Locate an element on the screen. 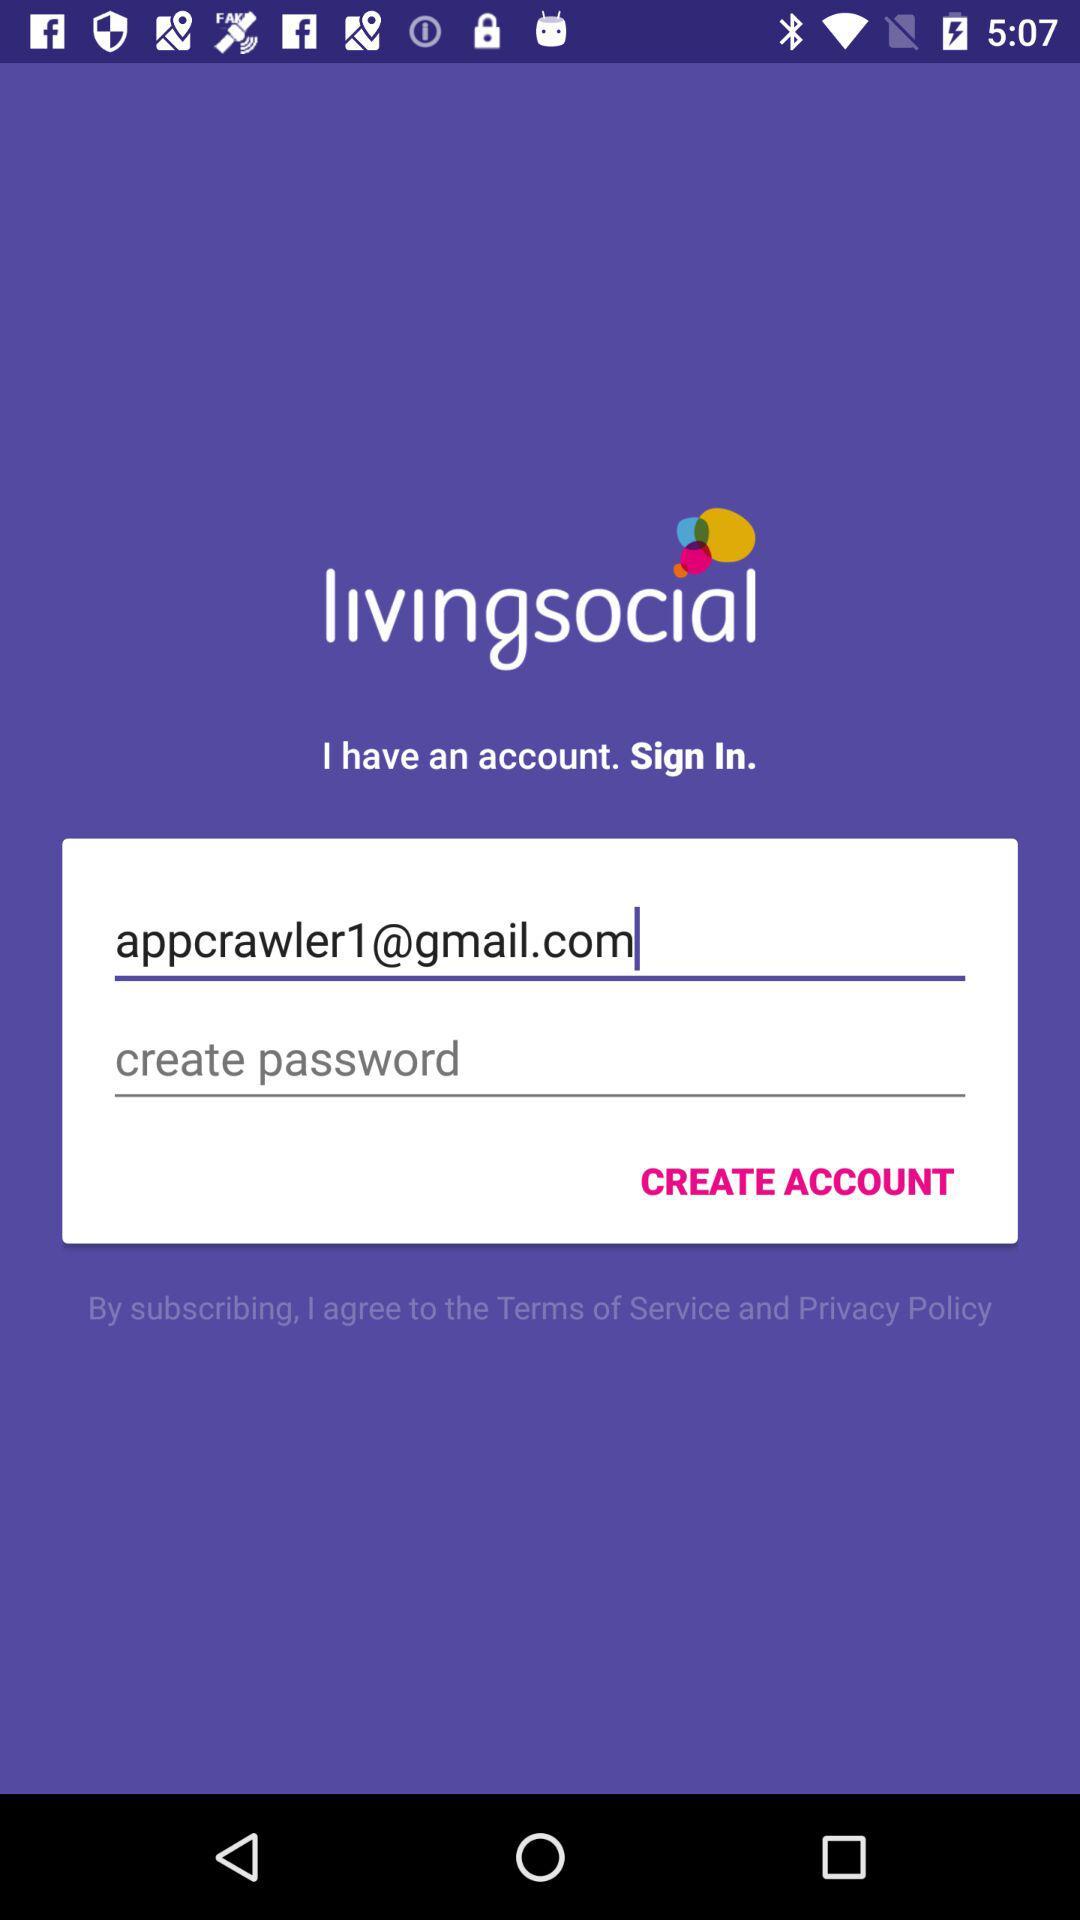 The width and height of the screenshot is (1080, 1920). create account is located at coordinates (796, 1180).